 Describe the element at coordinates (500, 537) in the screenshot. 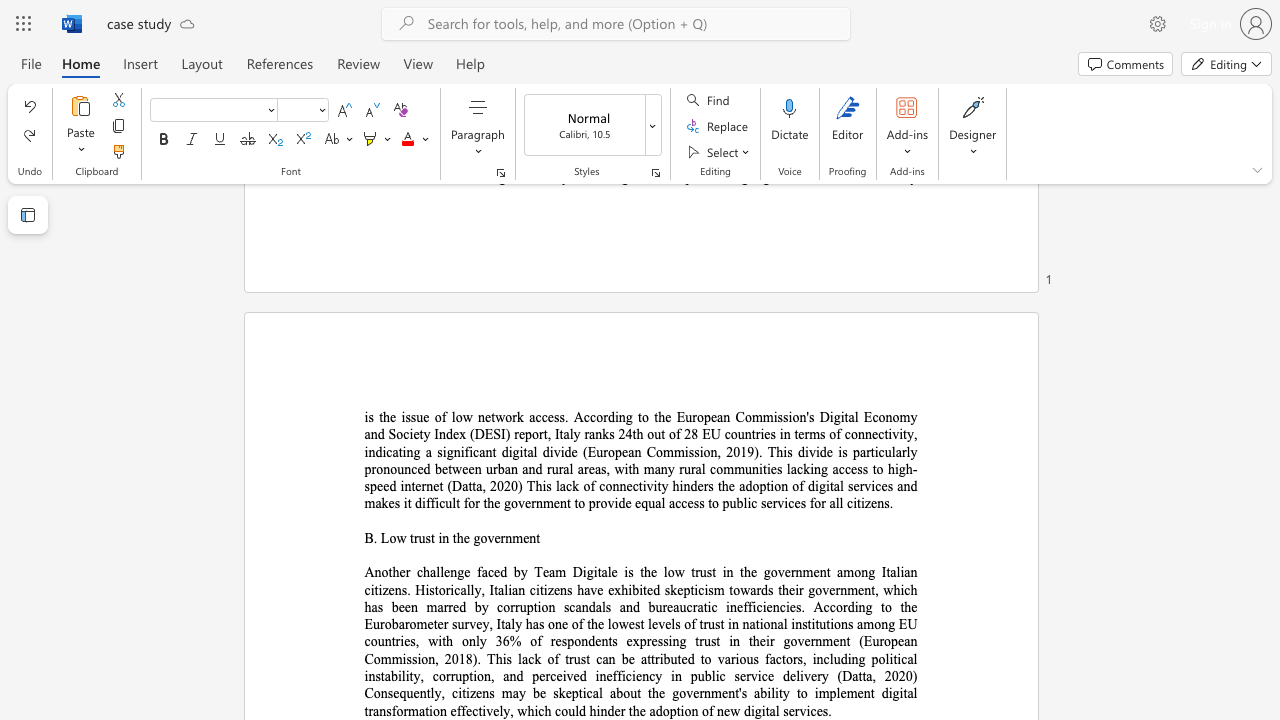

I see `the space between the continuous character "e" and "r" in the text` at that location.